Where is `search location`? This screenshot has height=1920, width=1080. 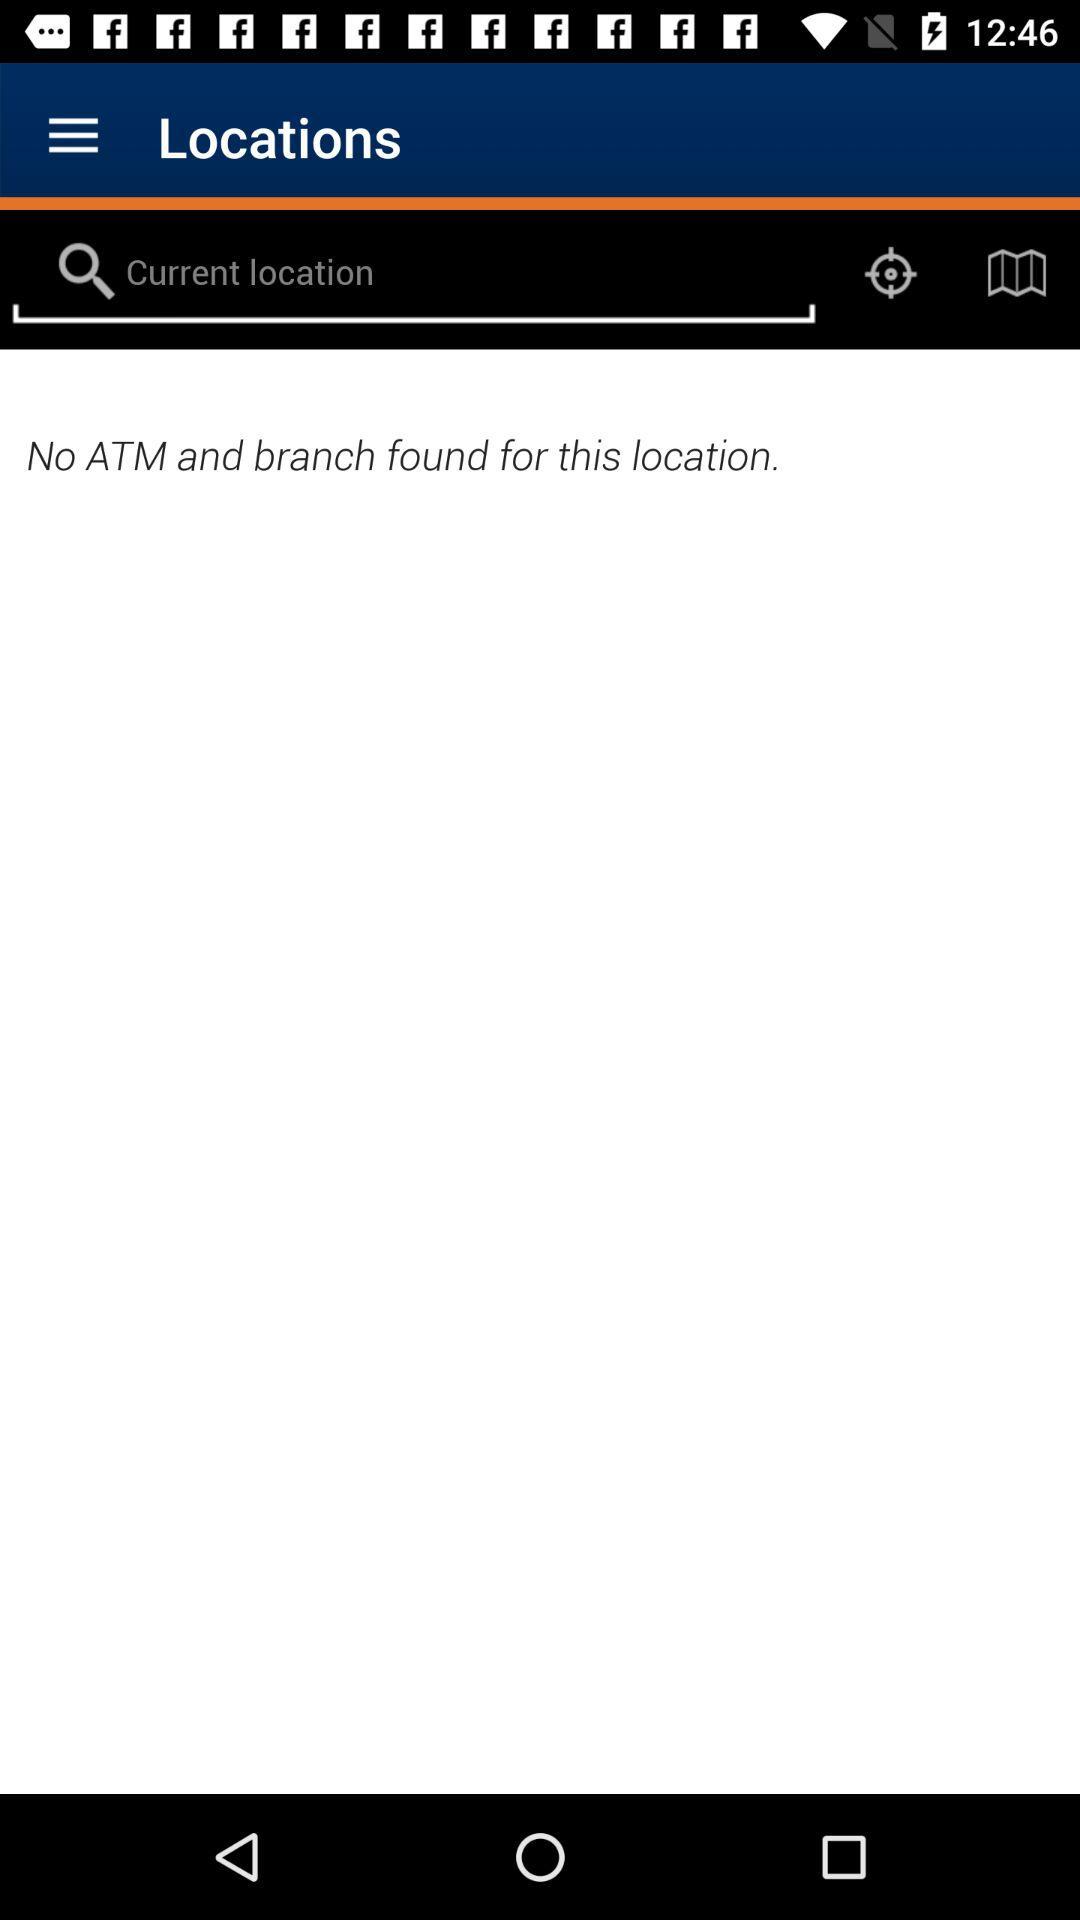
search location is located at coordinates (412, 272).